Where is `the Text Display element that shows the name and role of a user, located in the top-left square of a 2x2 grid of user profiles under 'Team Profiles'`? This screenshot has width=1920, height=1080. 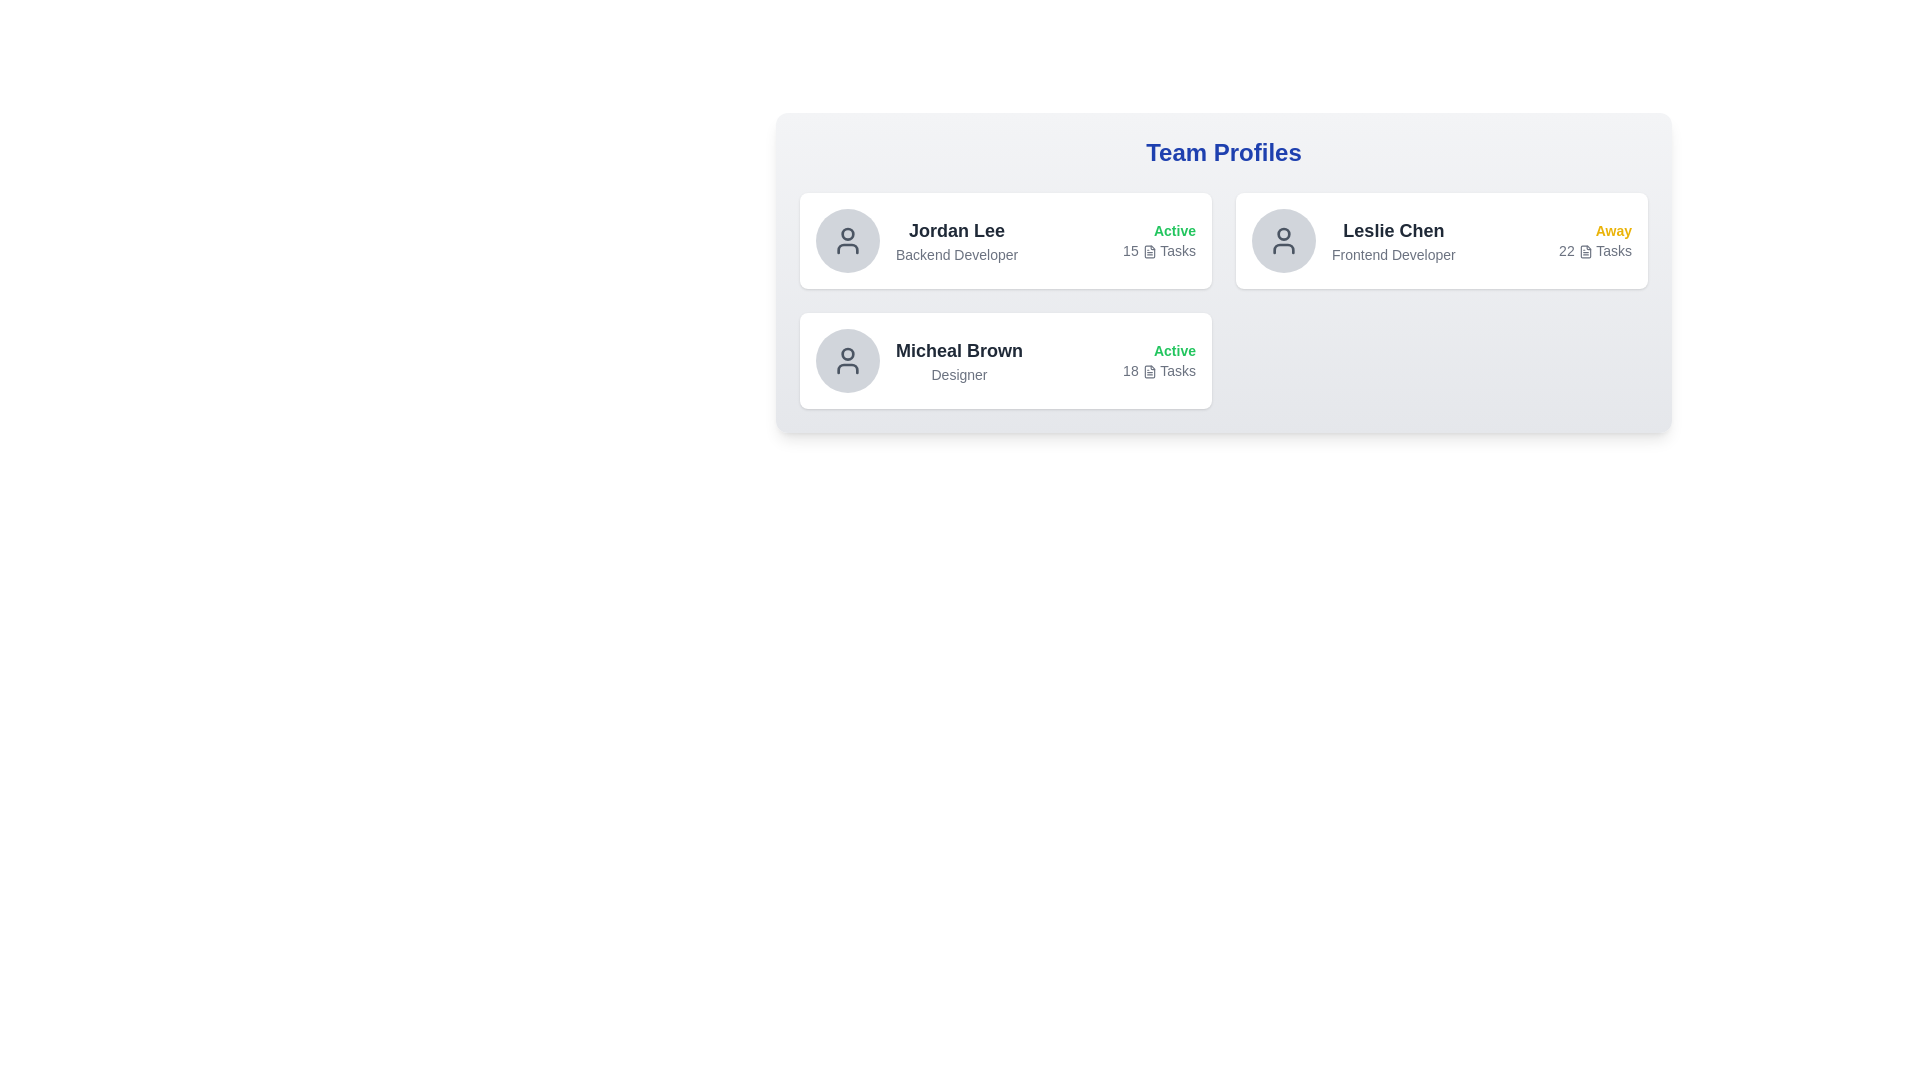 the Text Display element that shows the name and role of a user, located in the top-left square of a 2x2 grid of user profiles under 'Team Profiles' is located at coordinates (956, 239).